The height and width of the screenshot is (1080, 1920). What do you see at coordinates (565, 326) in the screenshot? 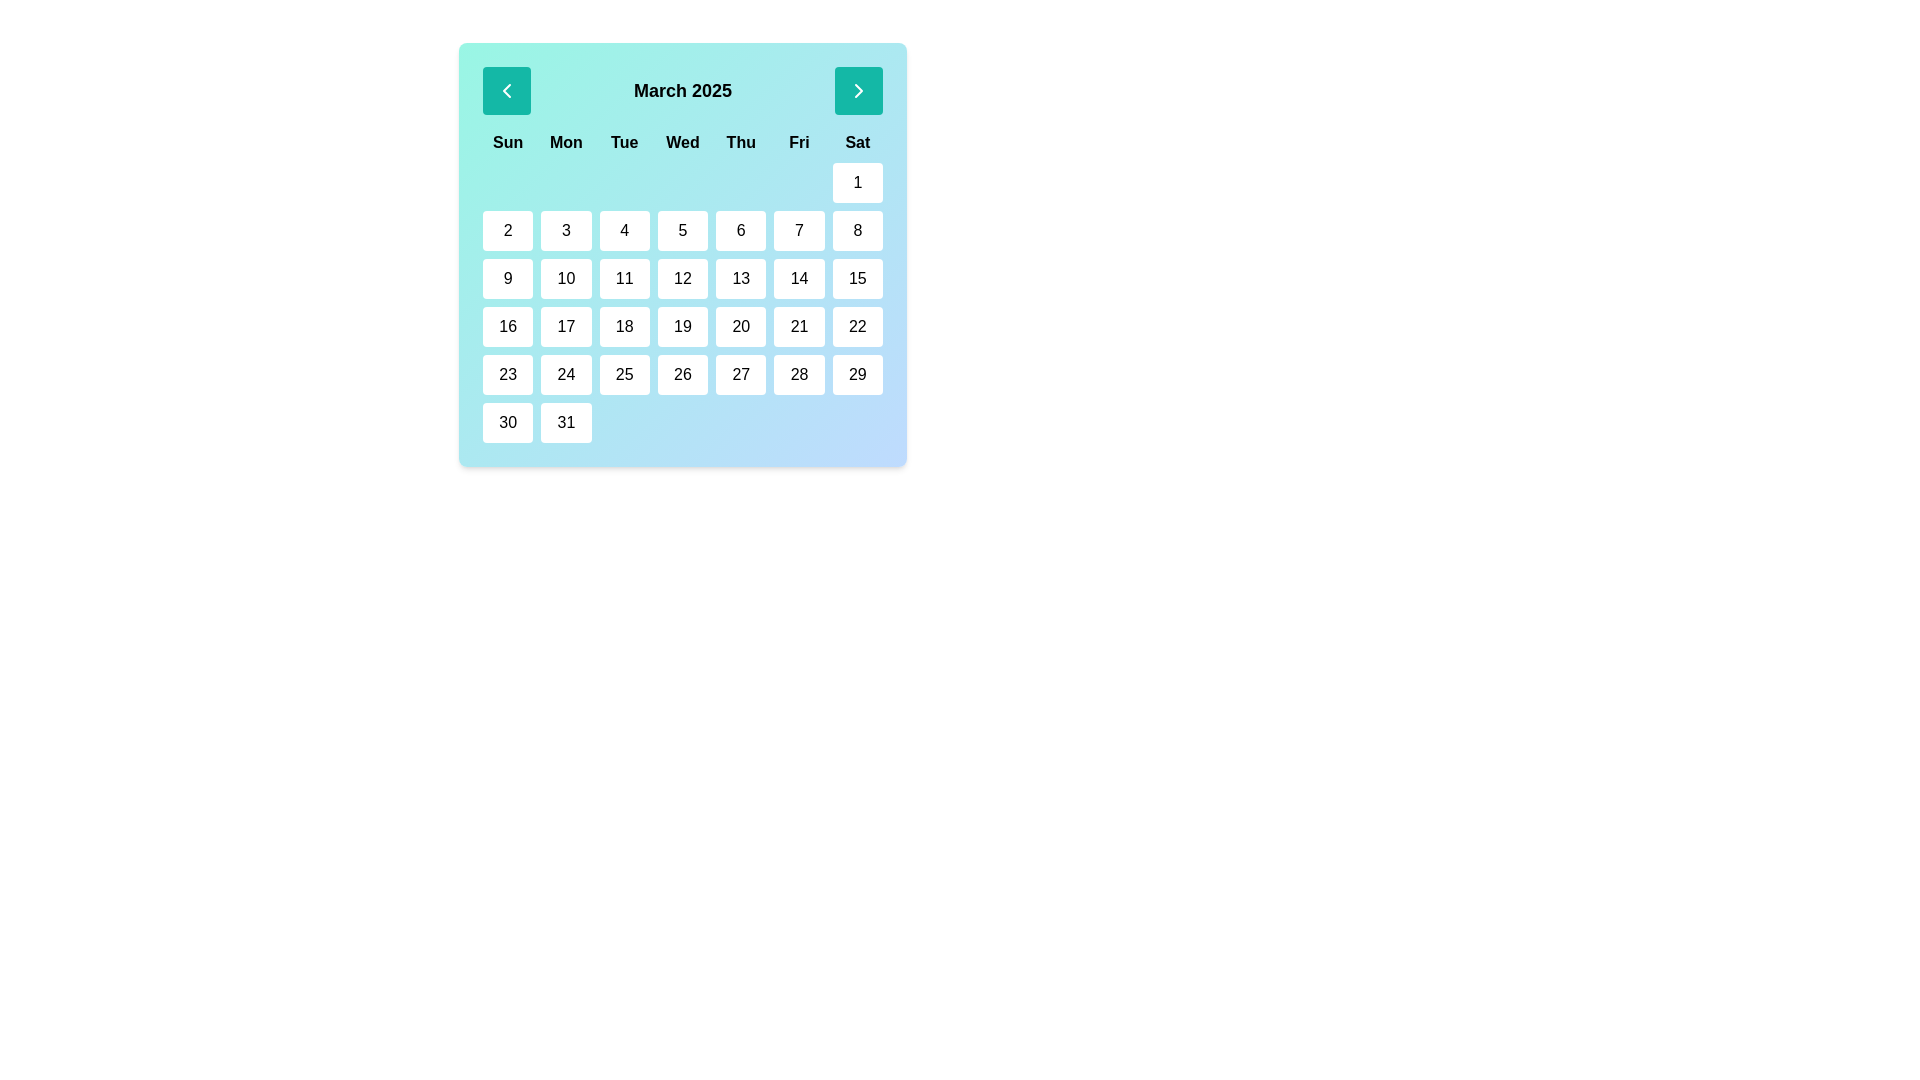
I see `the square button labeled '17' in the calendar grid` at bounding box center [565, 326].